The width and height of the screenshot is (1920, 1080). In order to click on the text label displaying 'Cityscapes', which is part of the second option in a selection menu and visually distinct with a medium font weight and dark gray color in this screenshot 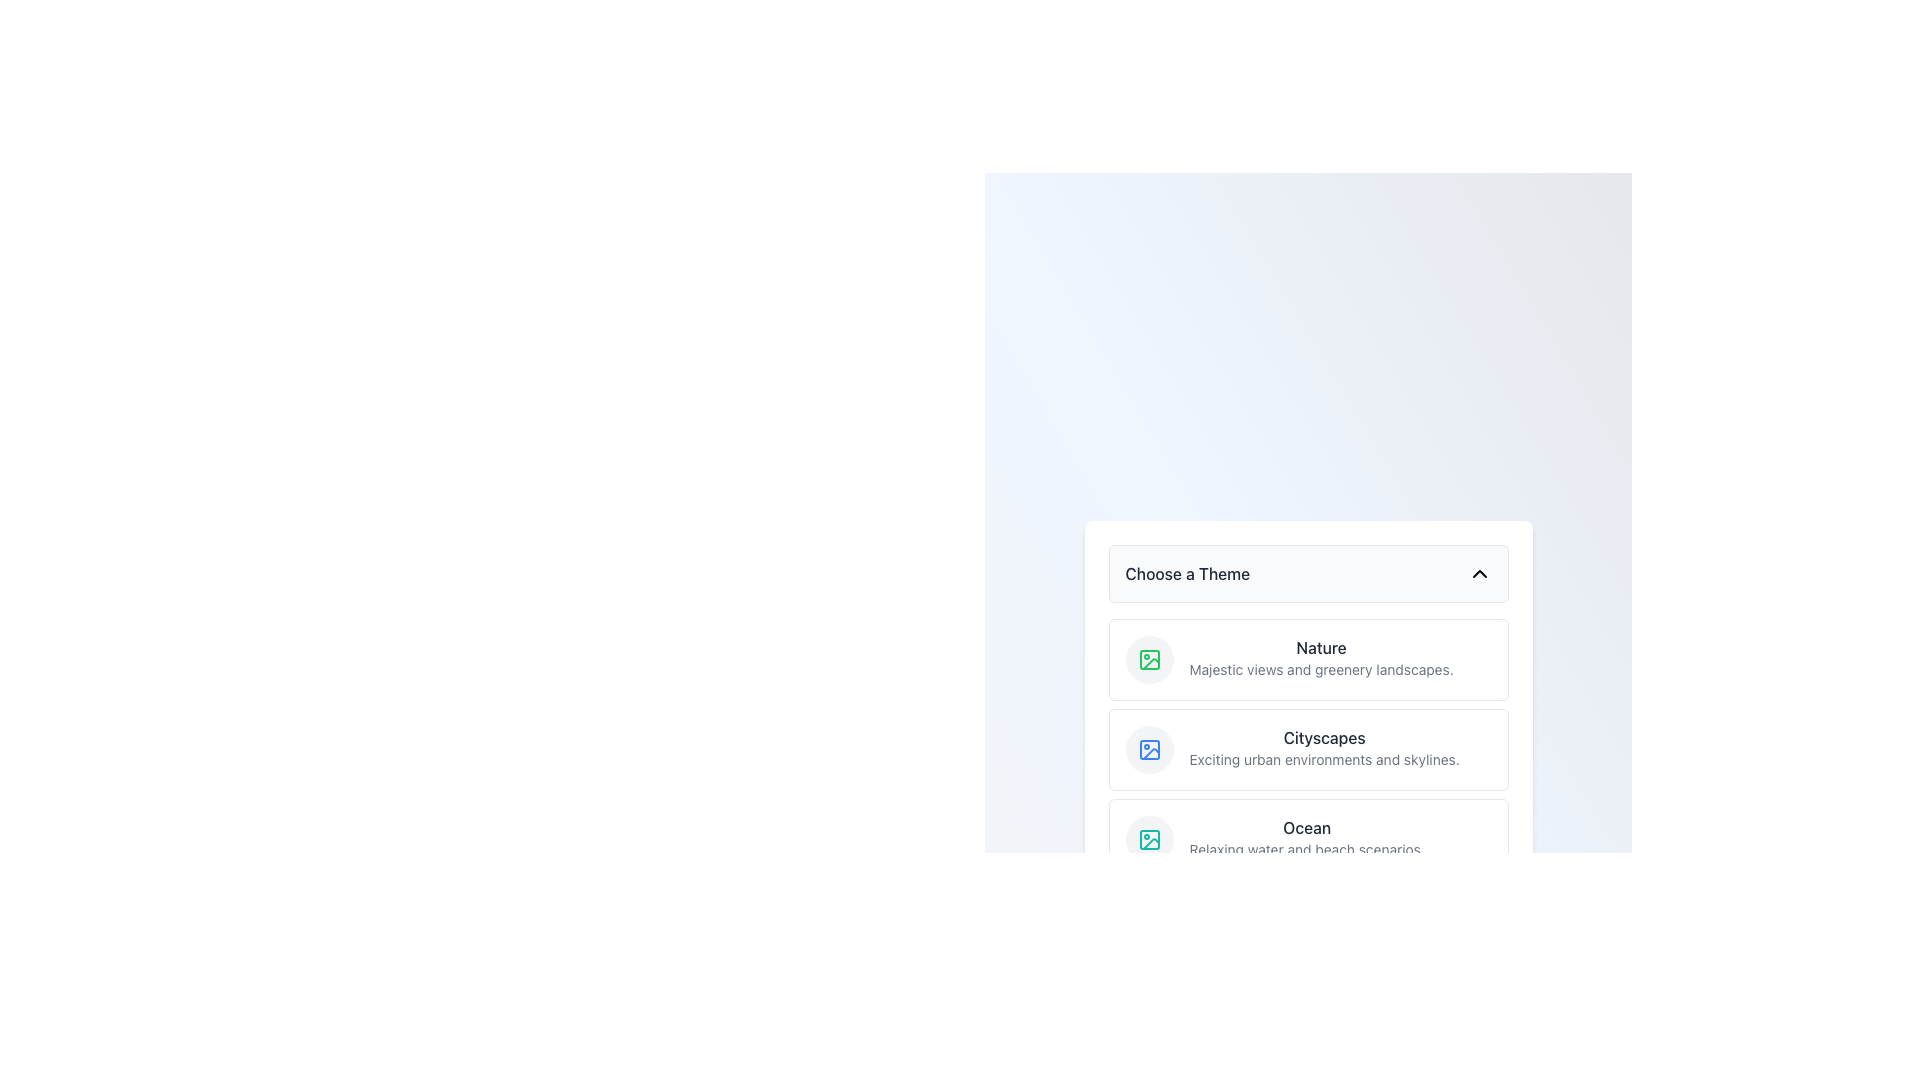, I will do `click(1324, 737)`.